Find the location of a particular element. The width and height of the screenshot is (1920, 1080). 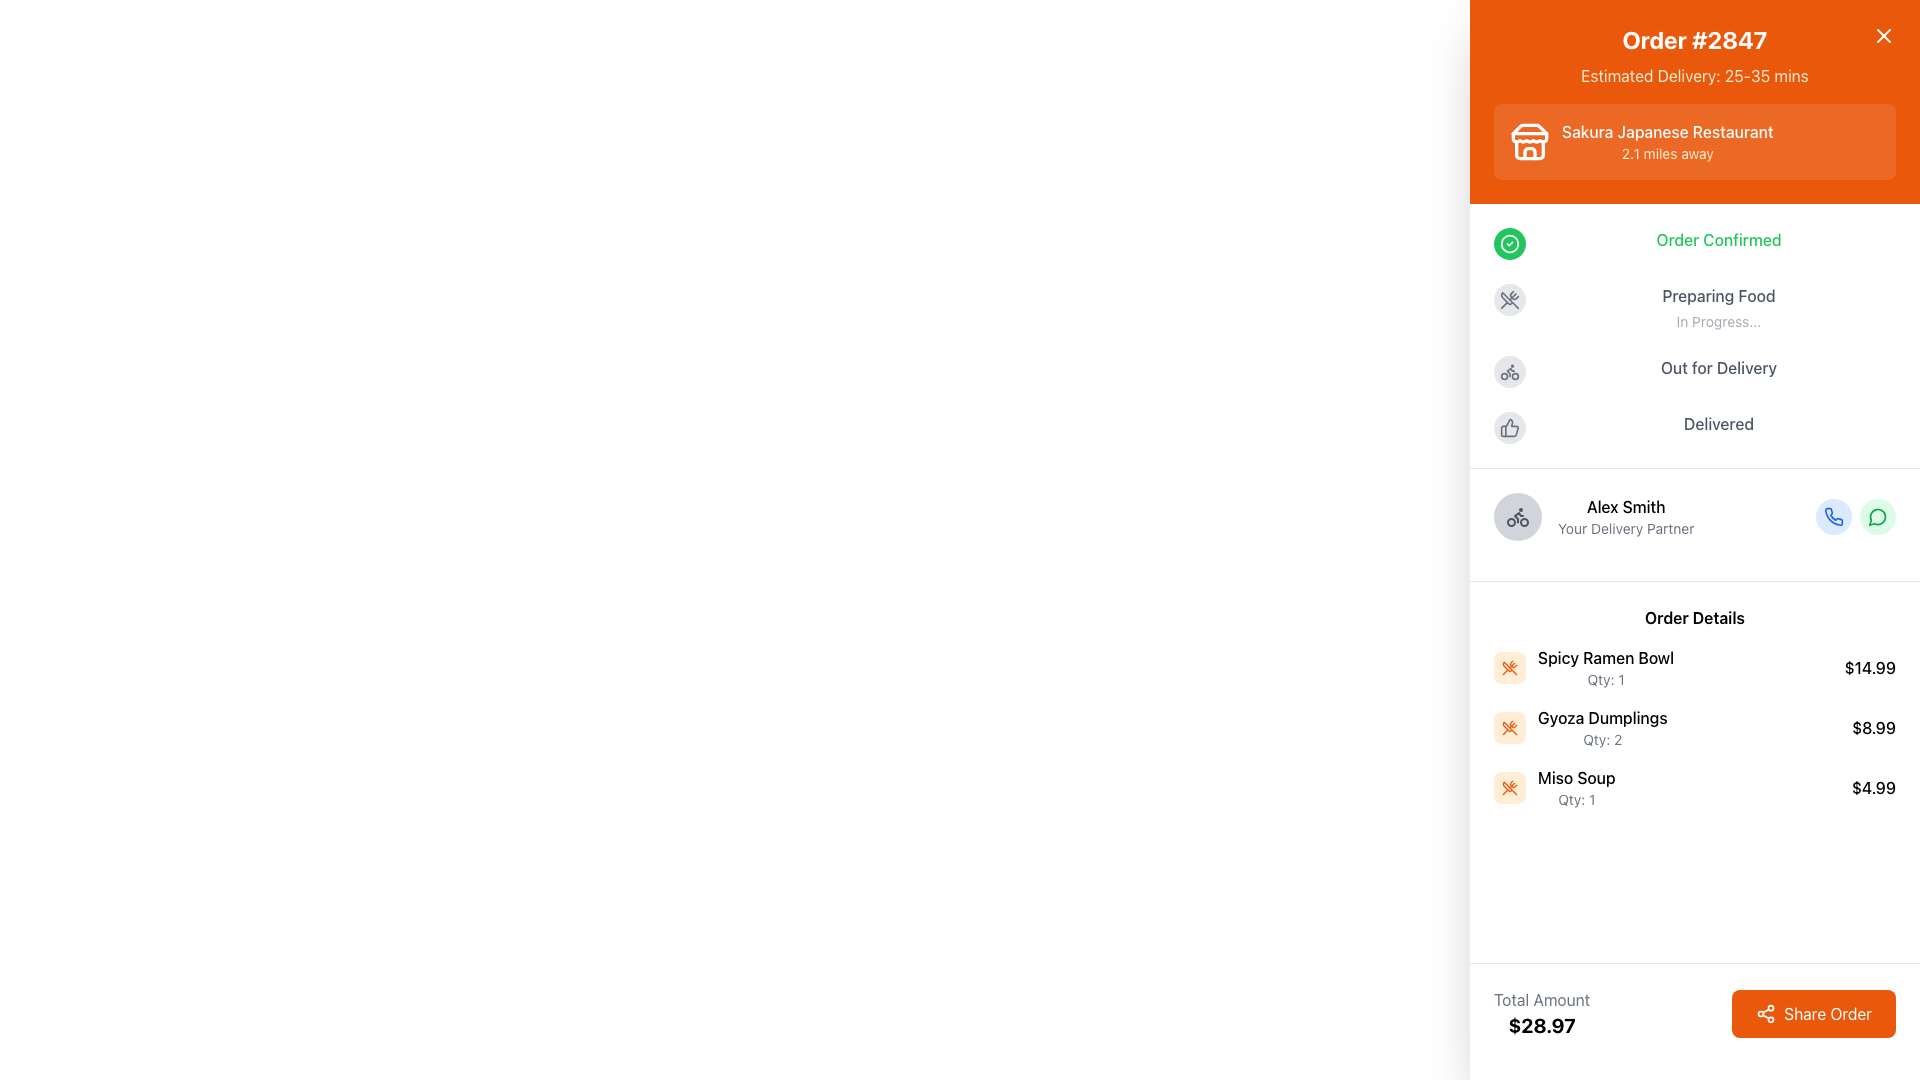

the textual label 'Spicy Ramen Bowl' with quantity 'Qty: 1' and associated icon of crossed utensils is located at coordinates (1583, 667).